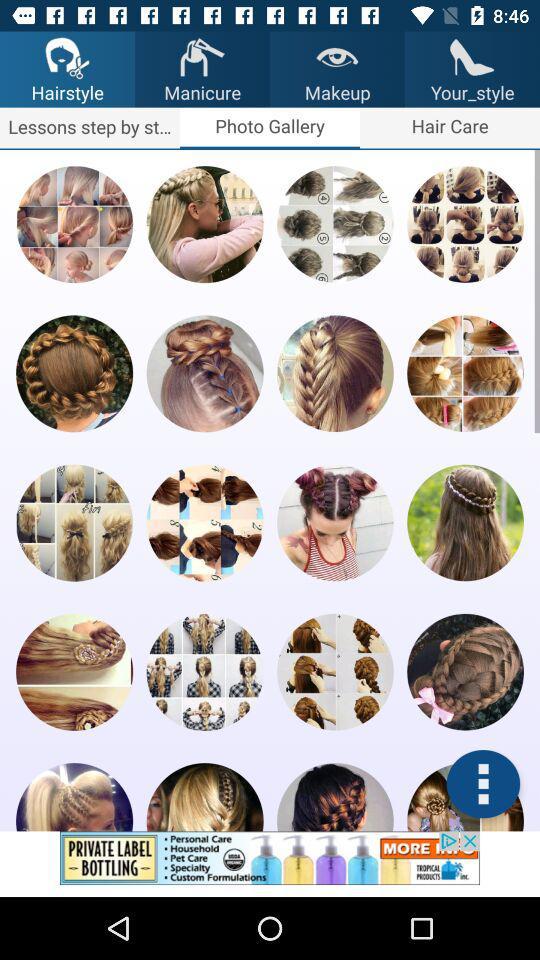 The height and width of the screenshot is (960, 540). What do you see at coordinates (335, 372) in the screenshot?
I see `open photo` at bounding box center [335, 372].